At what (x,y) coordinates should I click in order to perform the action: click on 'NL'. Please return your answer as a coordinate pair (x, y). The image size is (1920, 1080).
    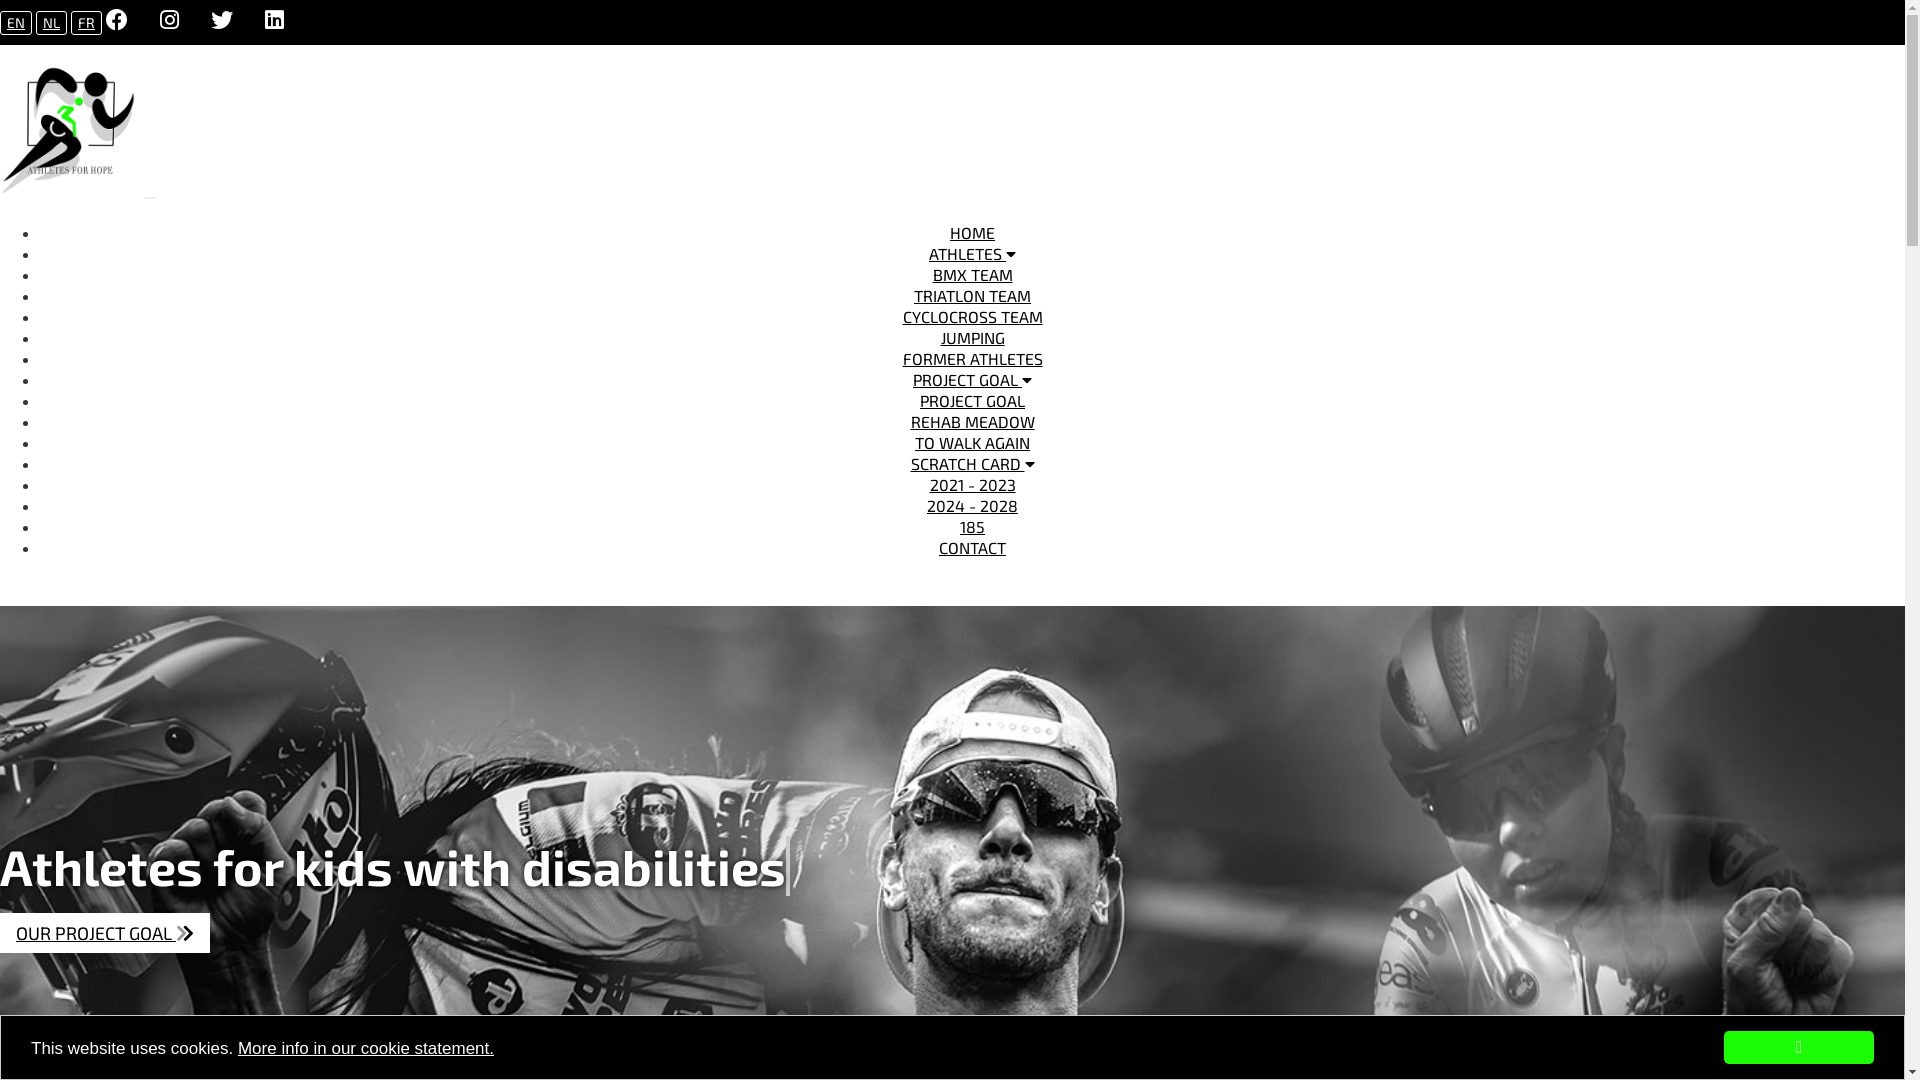
    Looking at the image, I should click on (51, 23).